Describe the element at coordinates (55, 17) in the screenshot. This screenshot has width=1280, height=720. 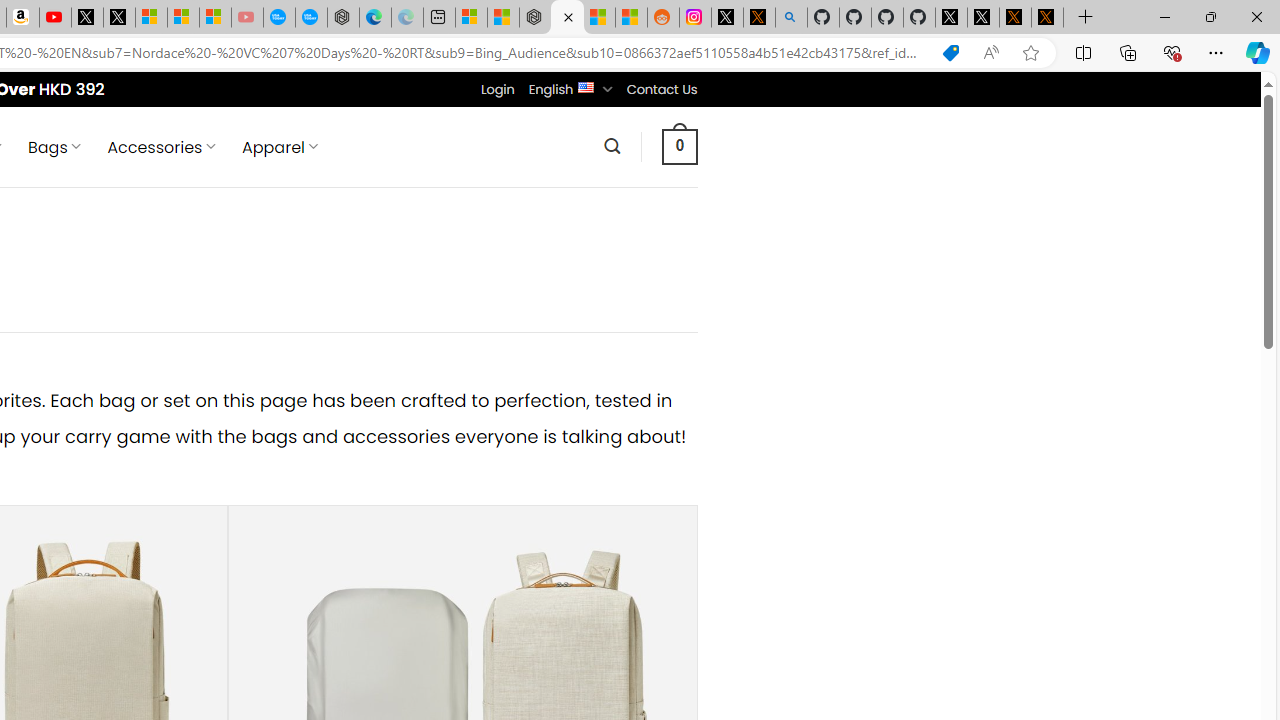
I see `'Day 1: Arriving in Yemen (surreal to be here) - YouTube'` at that location.